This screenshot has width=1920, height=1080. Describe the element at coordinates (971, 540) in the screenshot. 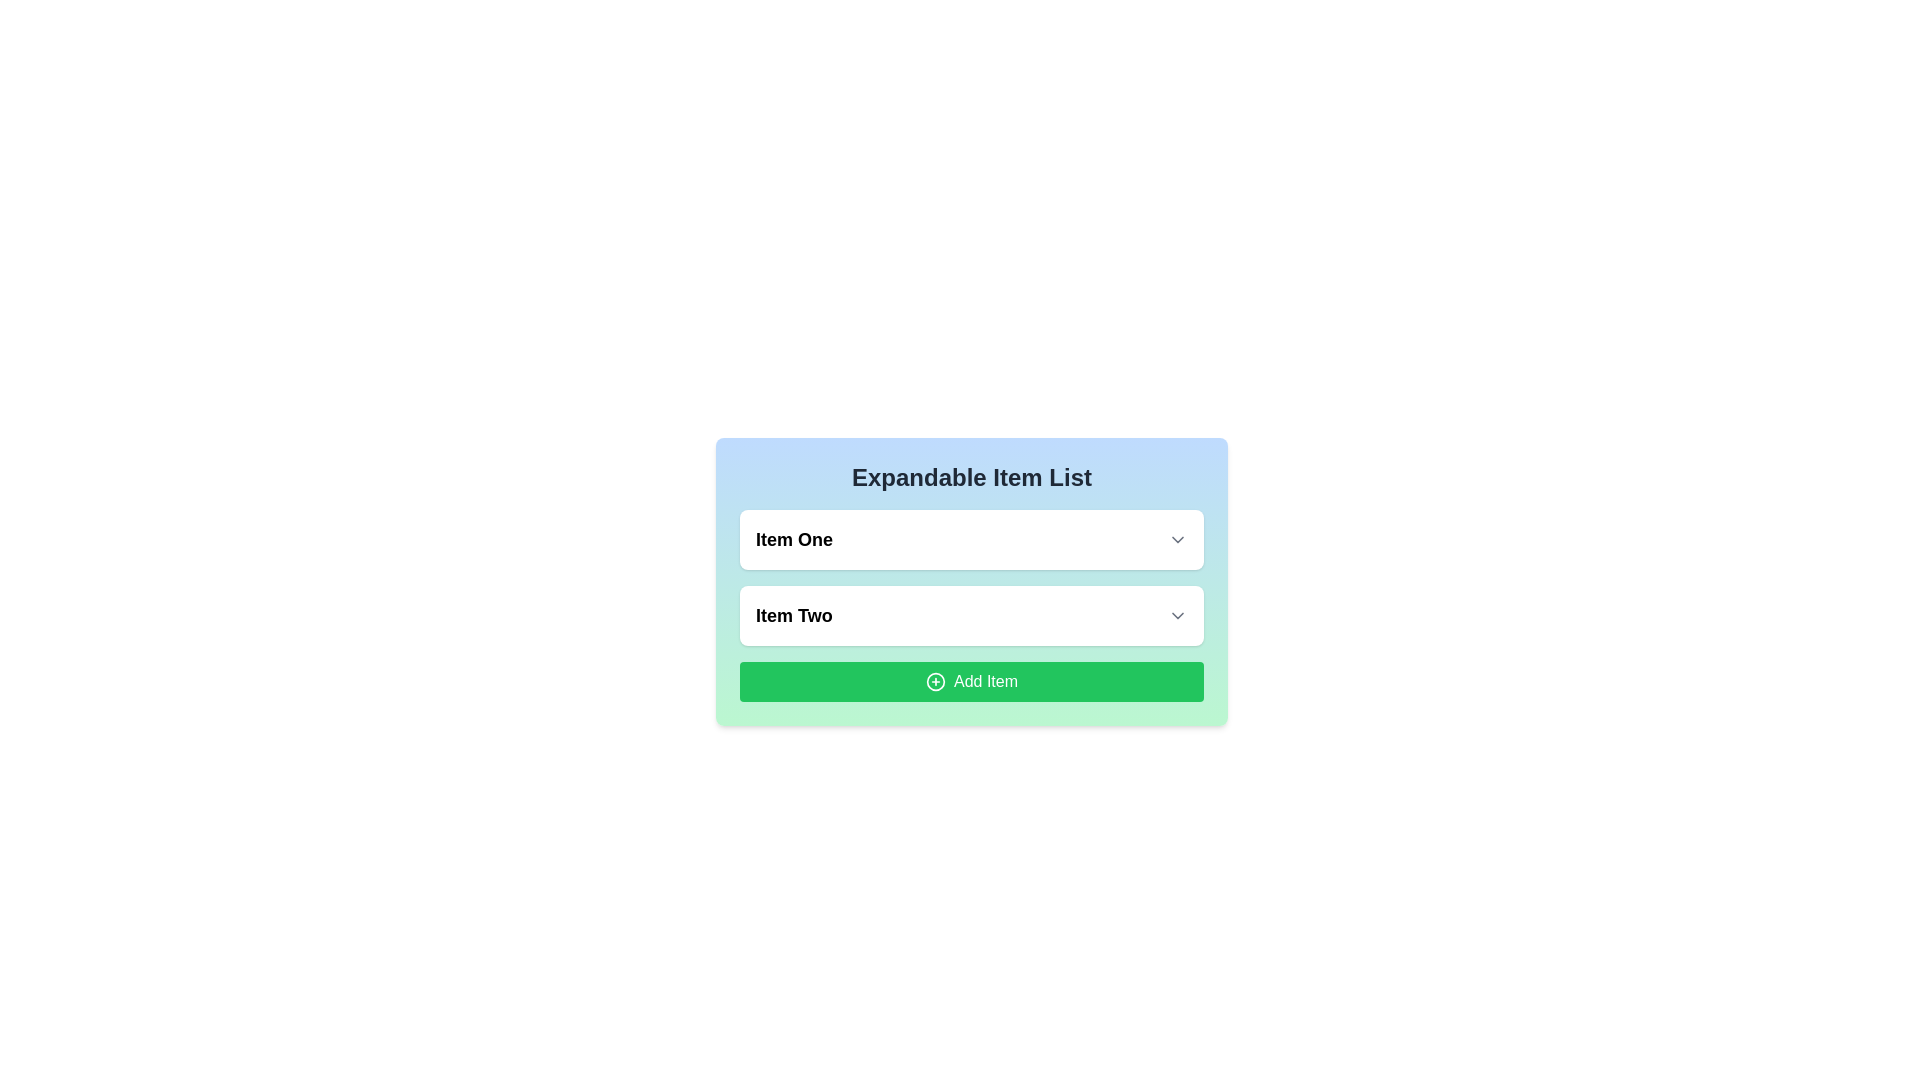

I see `the dropdown menu item labeled 'Item One'` at that location.